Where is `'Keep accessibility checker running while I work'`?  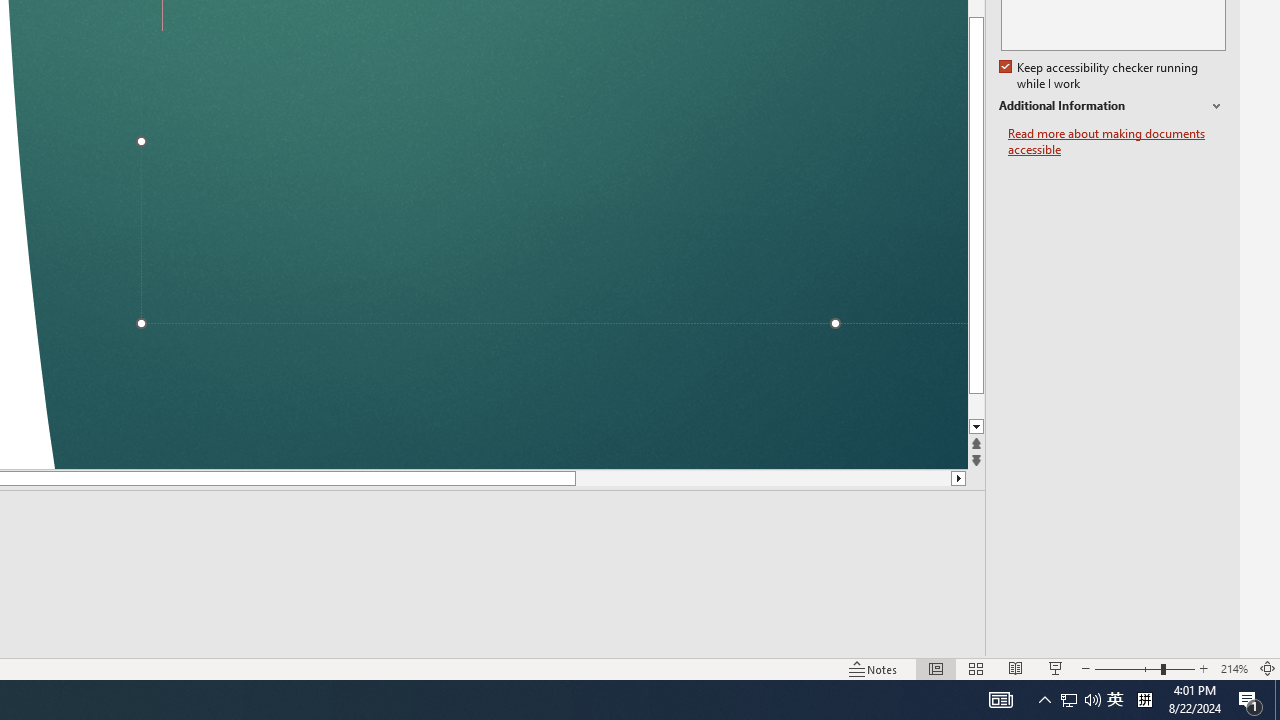
'Keep accessibility checker running while I work' is located at coordinates (1099, 75).